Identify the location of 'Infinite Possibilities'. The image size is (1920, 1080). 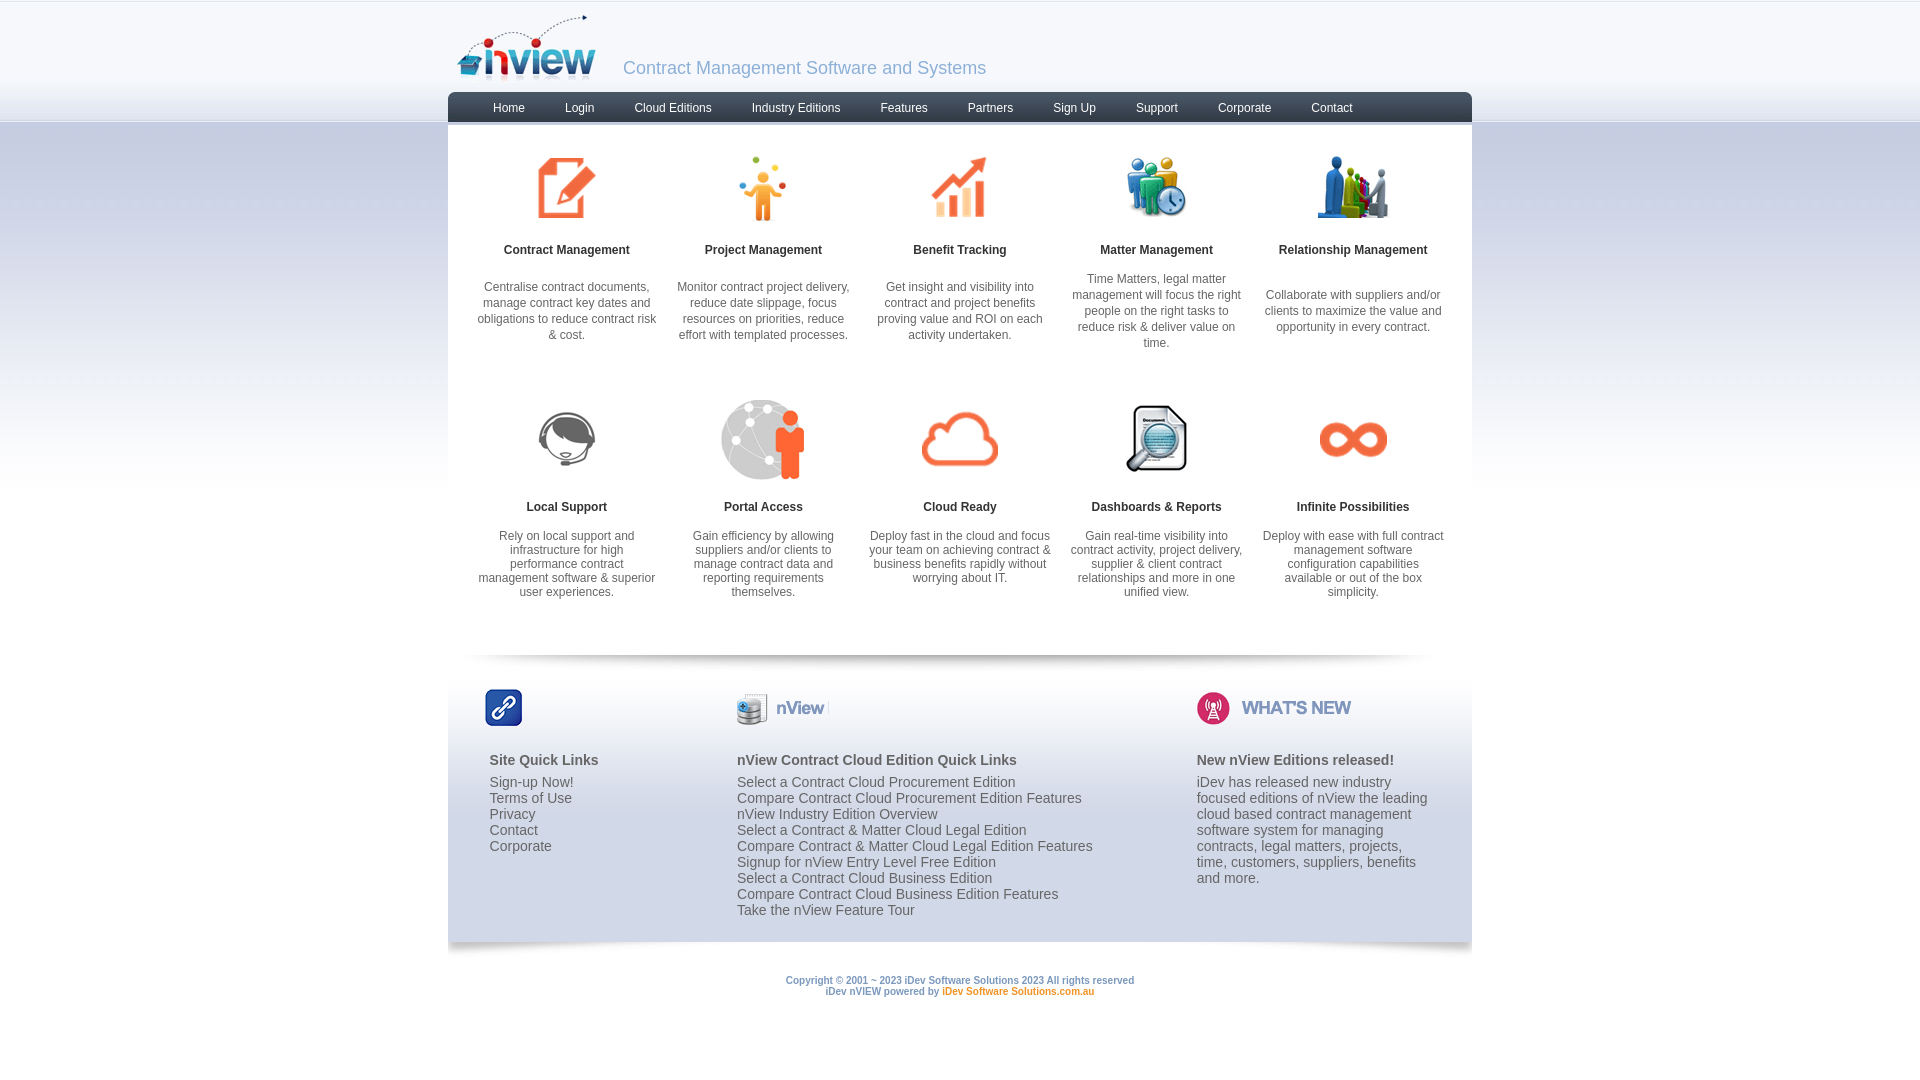
(1296, 505).